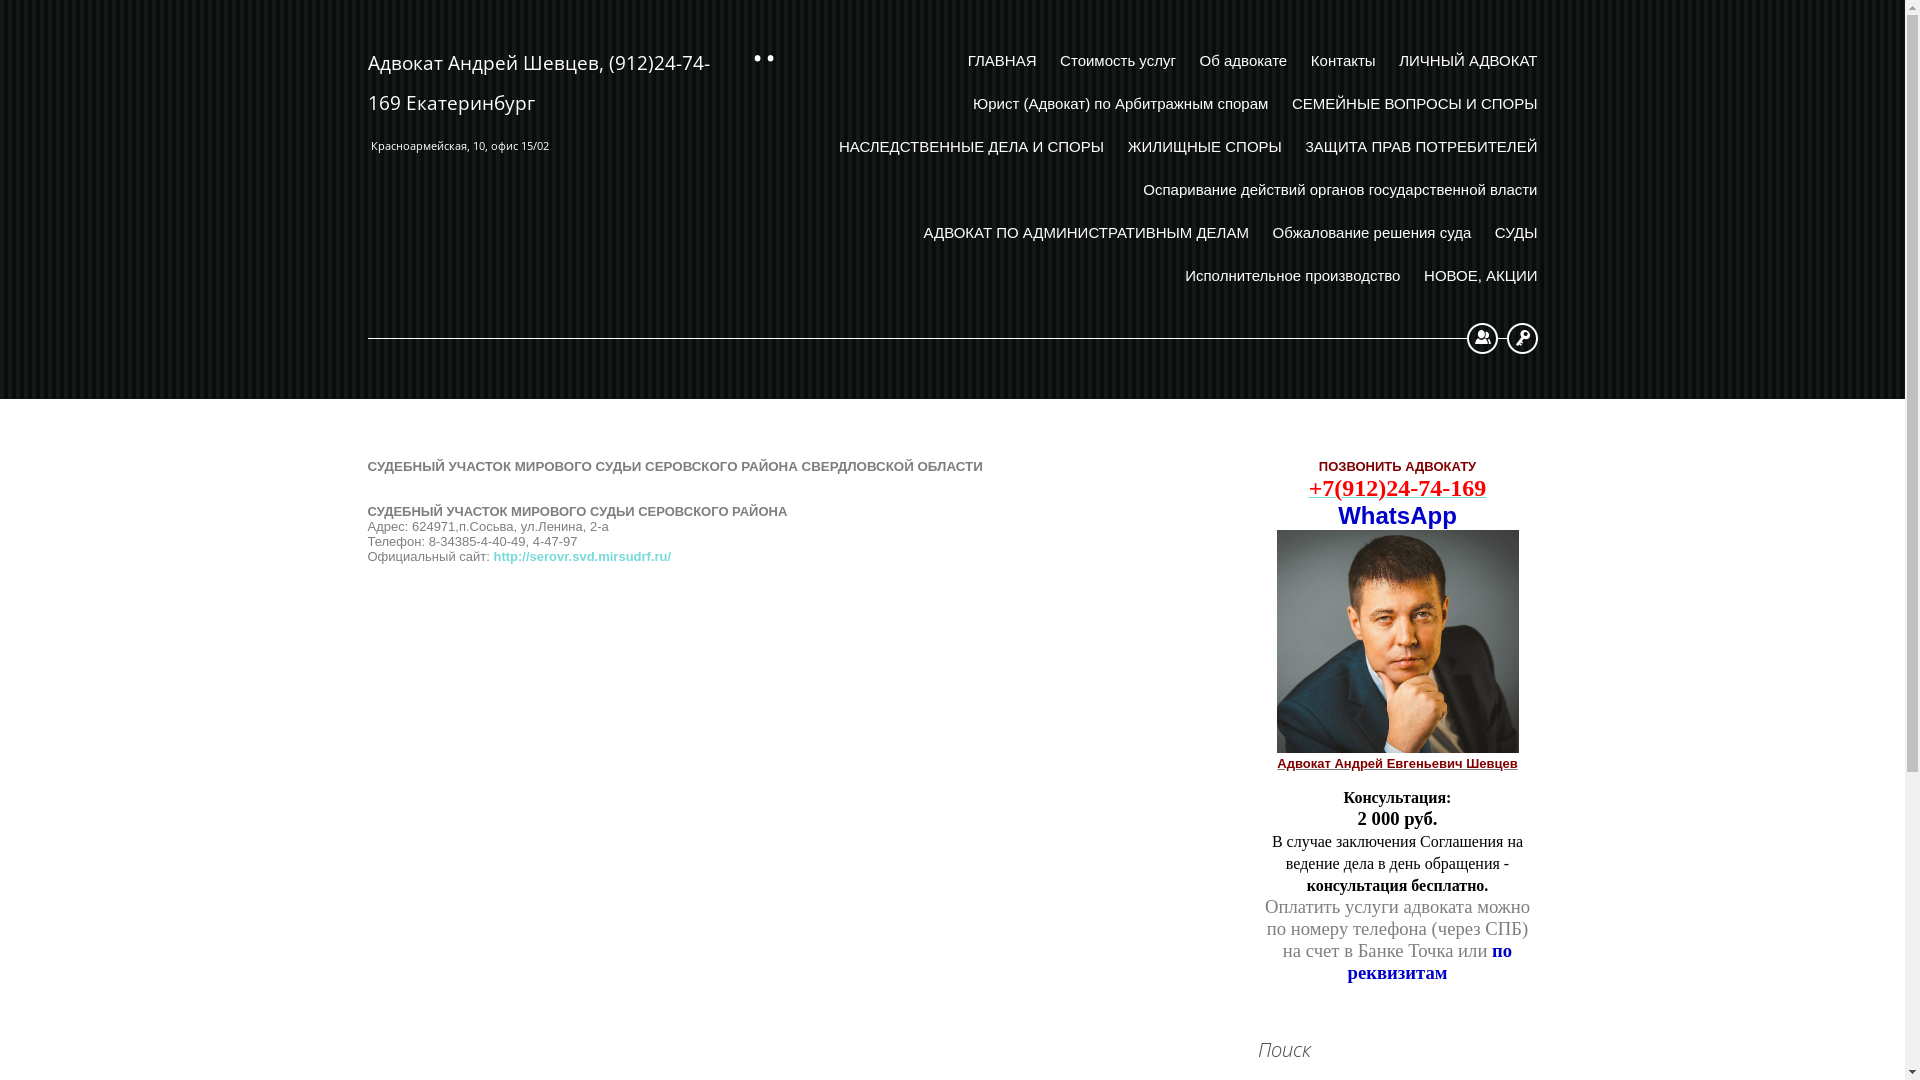 The width and height of the screenshot is (1920, 1080). Describe the element at coordinates (580, 556) in the screenshot. I see `'http://serovr.svd.mirsudrf.ru/'` at that location.